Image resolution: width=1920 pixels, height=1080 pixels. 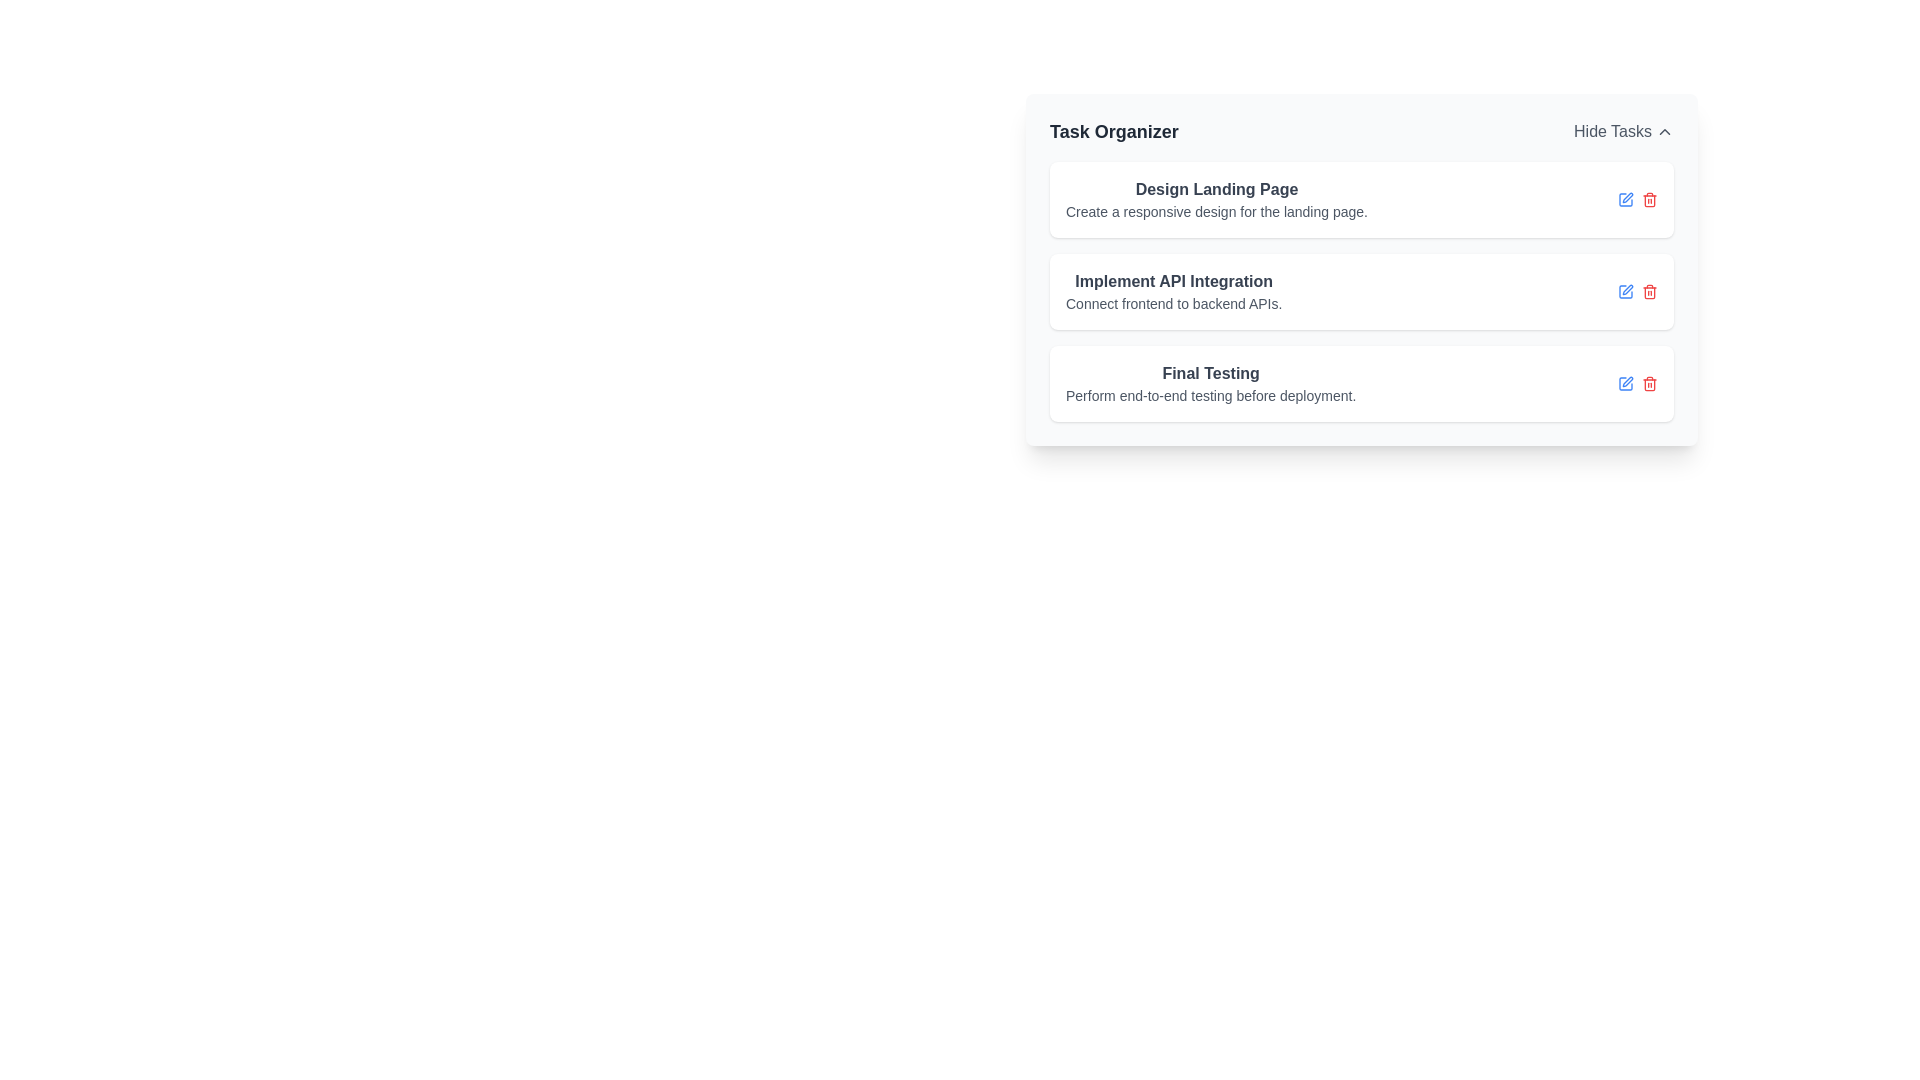 What do you see at coordinates (1627, 381) in the screenshot?
I see `the edit icon located at the end of the task entry for 'Final Testing'` at bounding box center [1627, 381].